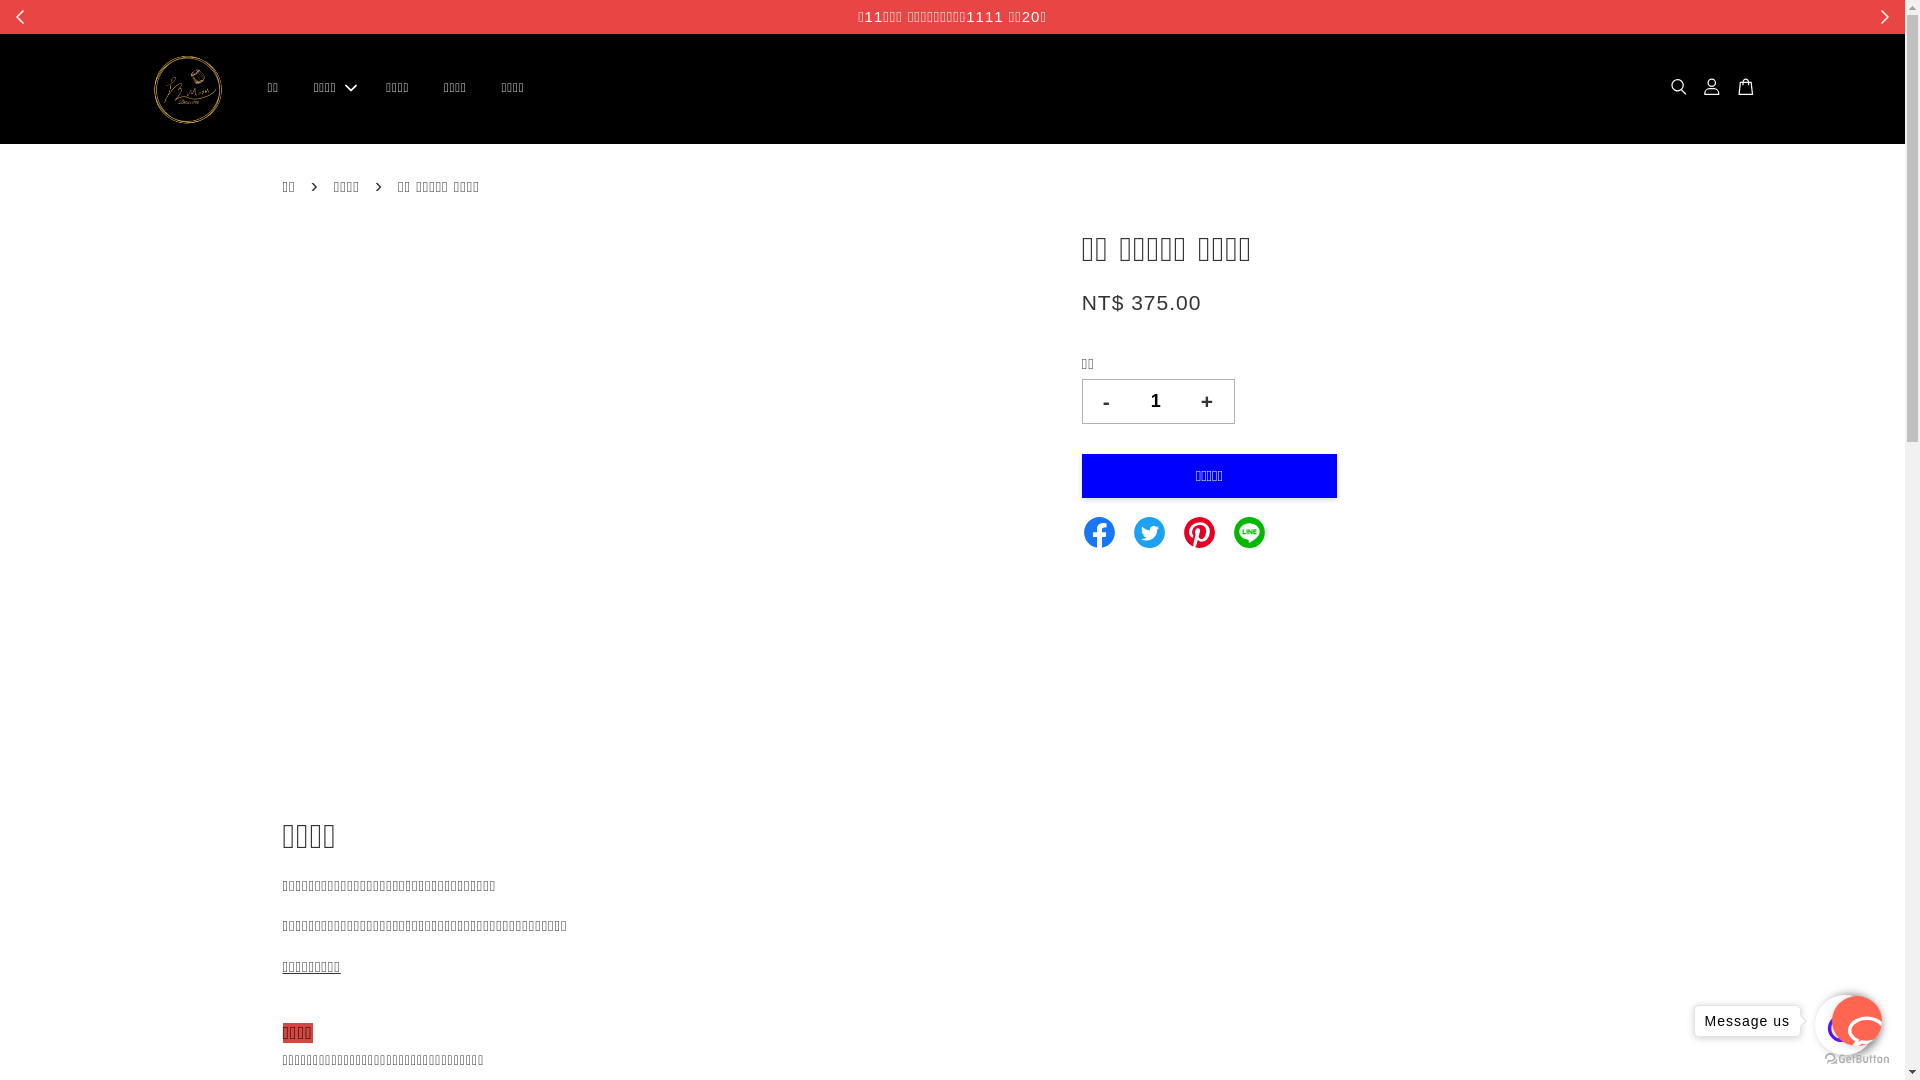  What do you see at coordinates (1080, 528) in the screenshot?
I see `'Facebook'` at bounding box center [1080, 528].